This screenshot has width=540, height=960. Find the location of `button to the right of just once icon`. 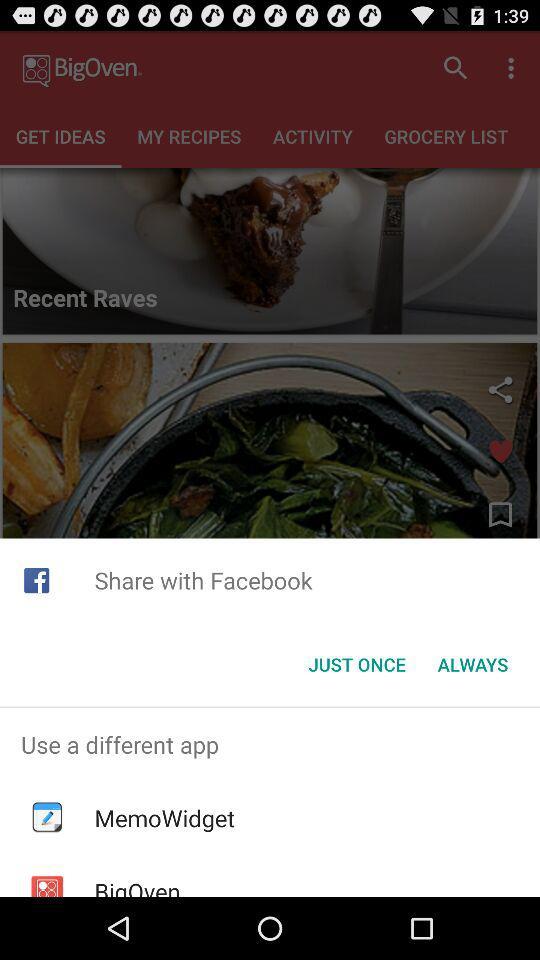

button to the right of just once icon is located at coordinates (472, 664).